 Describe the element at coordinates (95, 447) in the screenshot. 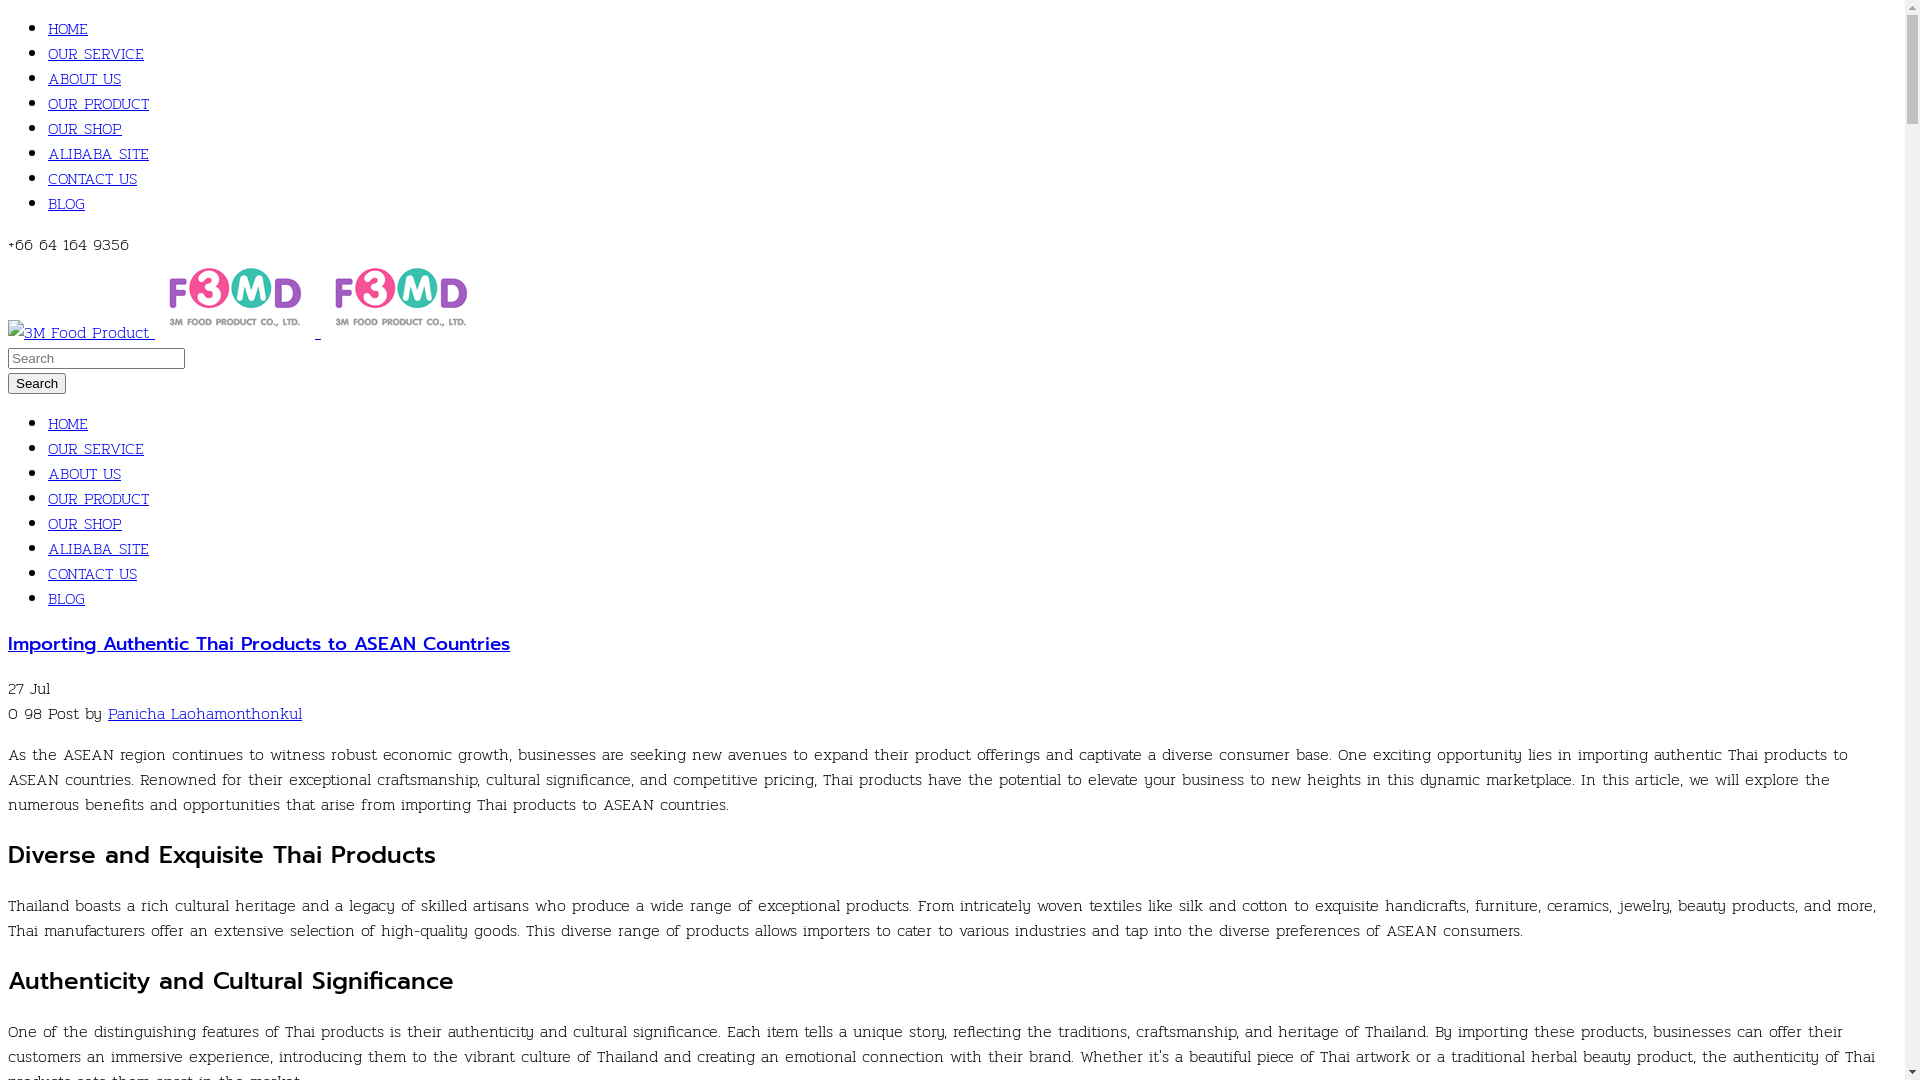

I see `'OUR SERVICE'` at that location.